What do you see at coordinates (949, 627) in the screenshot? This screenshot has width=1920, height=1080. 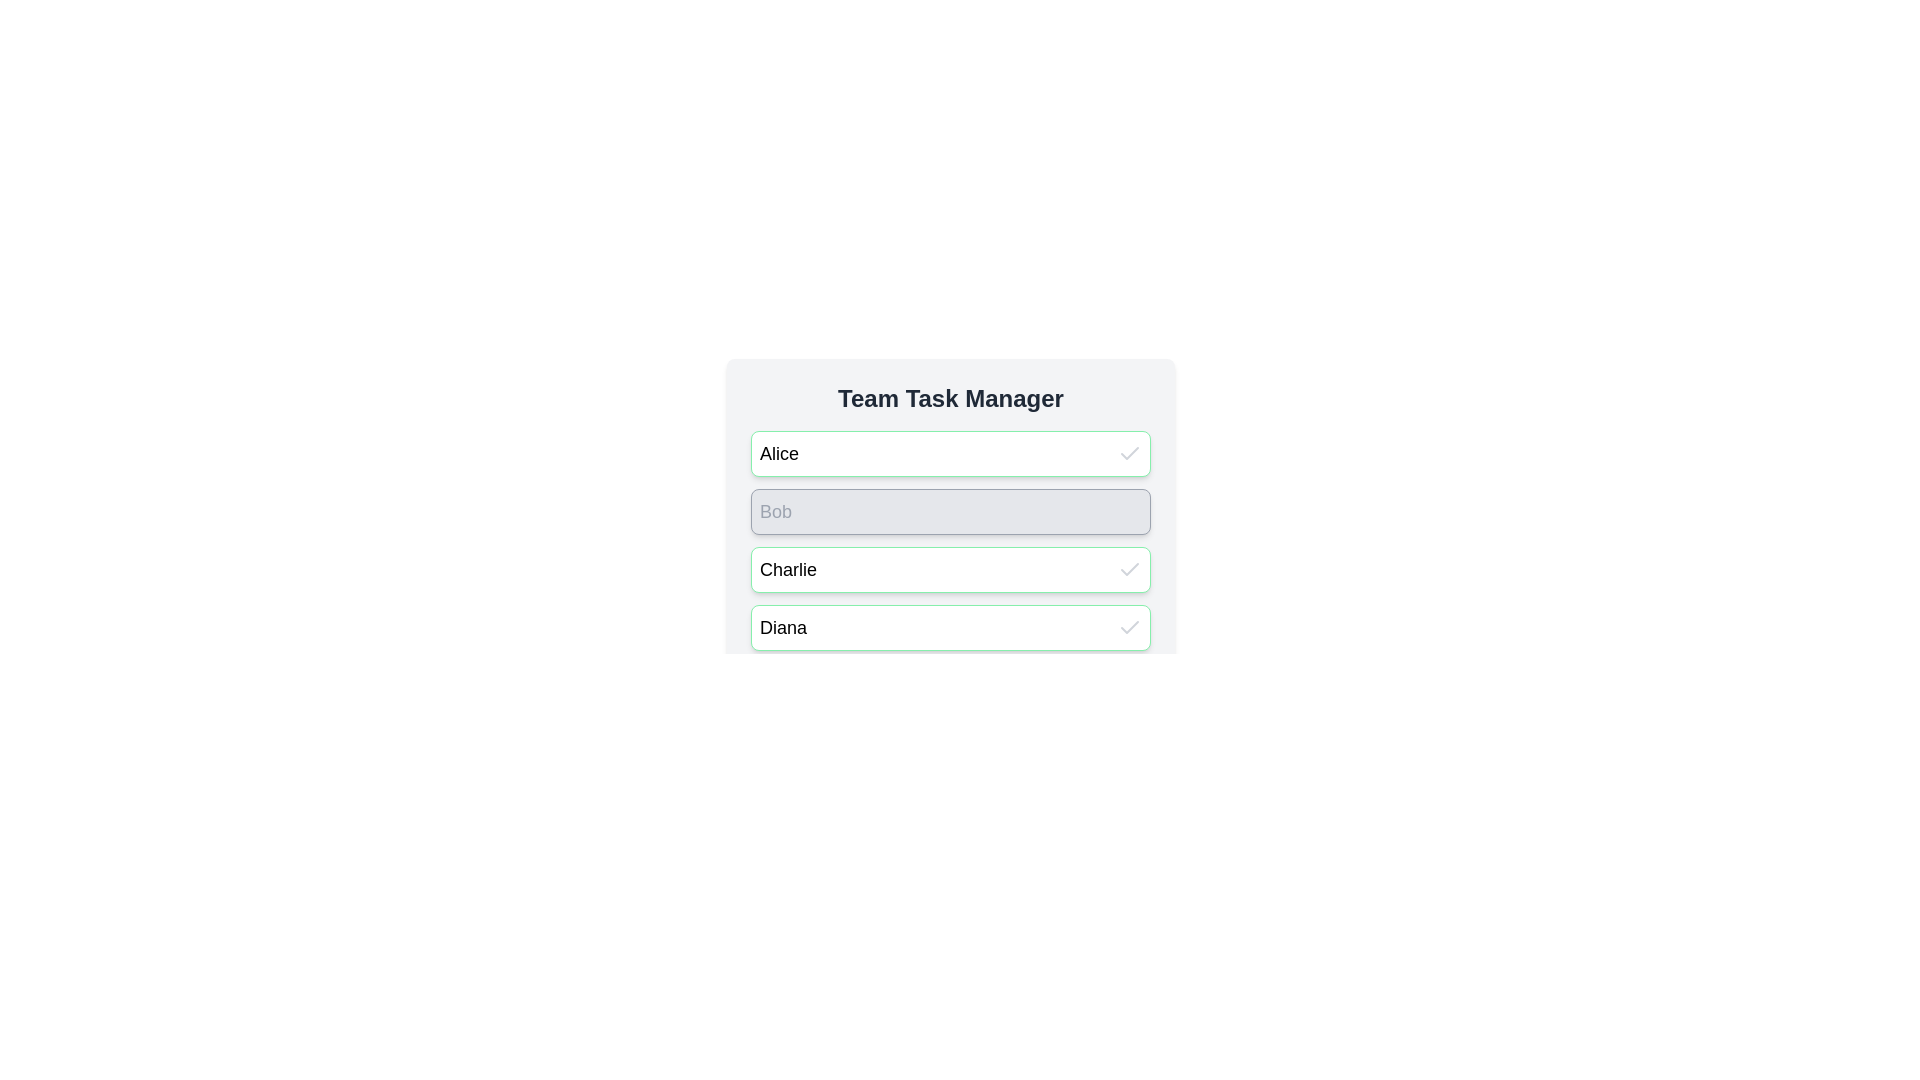 I see `the interactive list item representing 'Diana'` at bounding box center [949, 627].